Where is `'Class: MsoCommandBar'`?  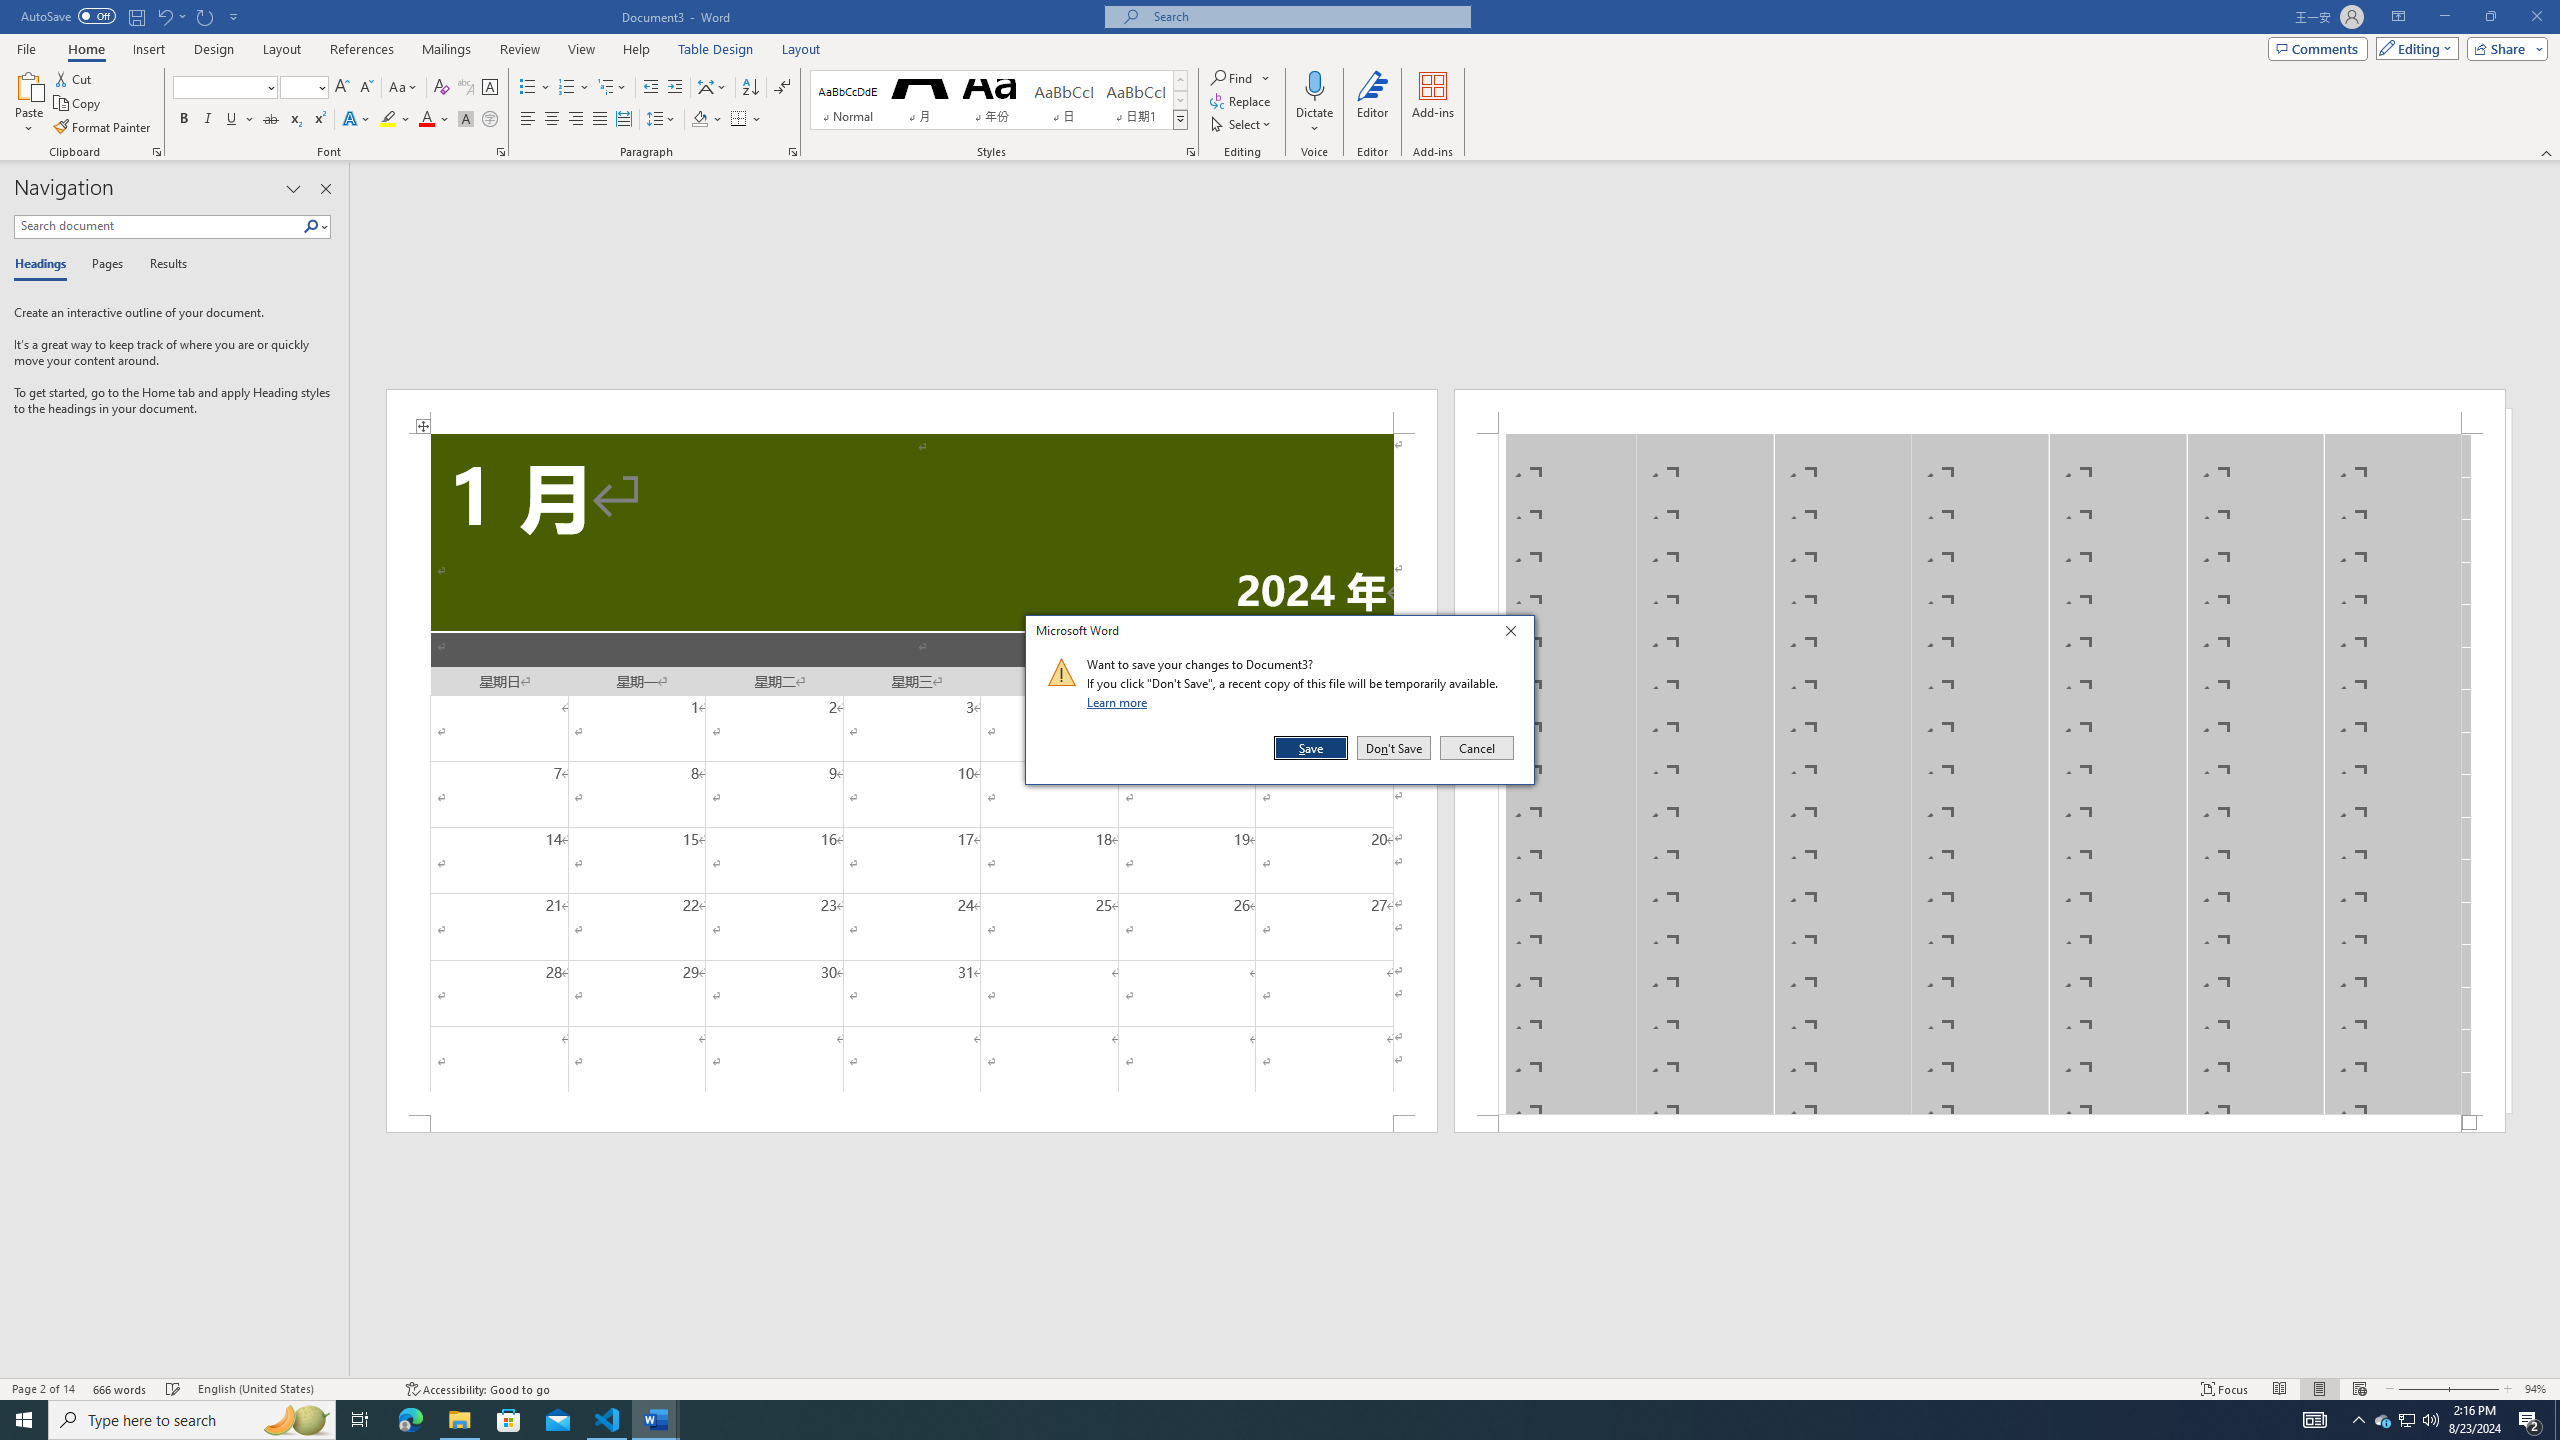 'Class: MsoCommandBar' is located at coordinates (1280, 1387).